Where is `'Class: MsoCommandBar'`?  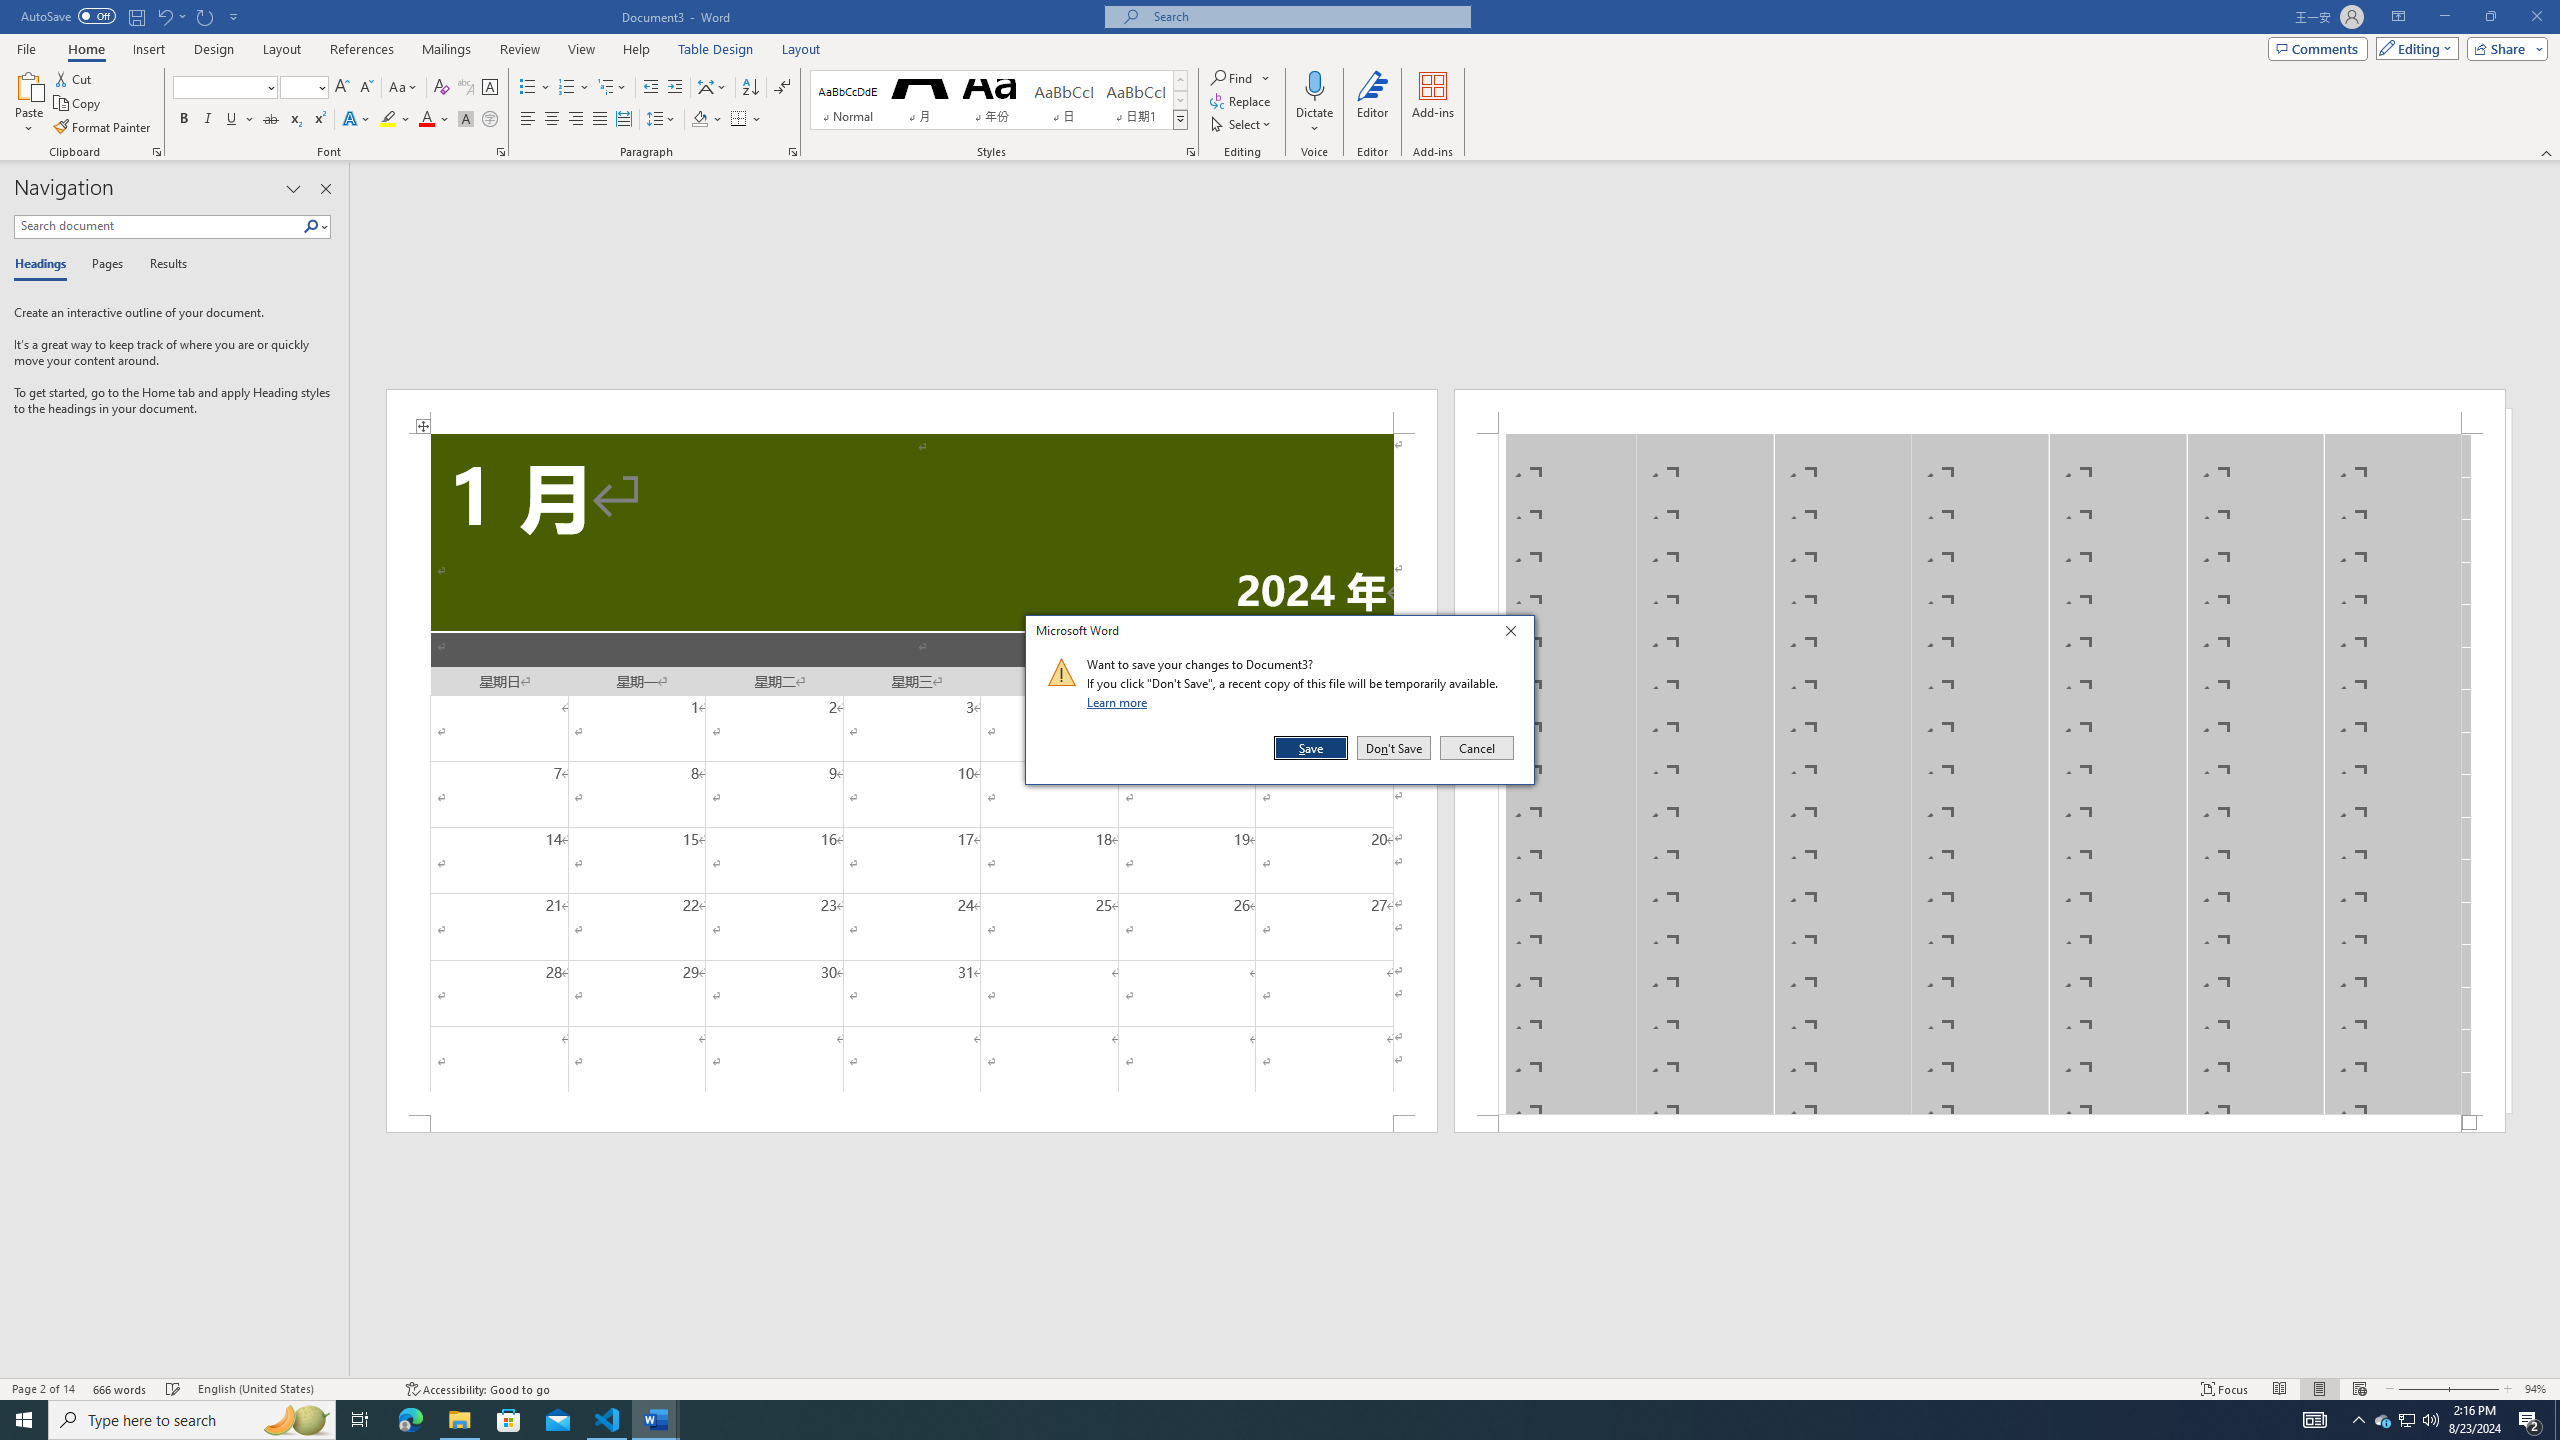 'Class: MsoCommandBar' is located at coordinates (1280, 1387).